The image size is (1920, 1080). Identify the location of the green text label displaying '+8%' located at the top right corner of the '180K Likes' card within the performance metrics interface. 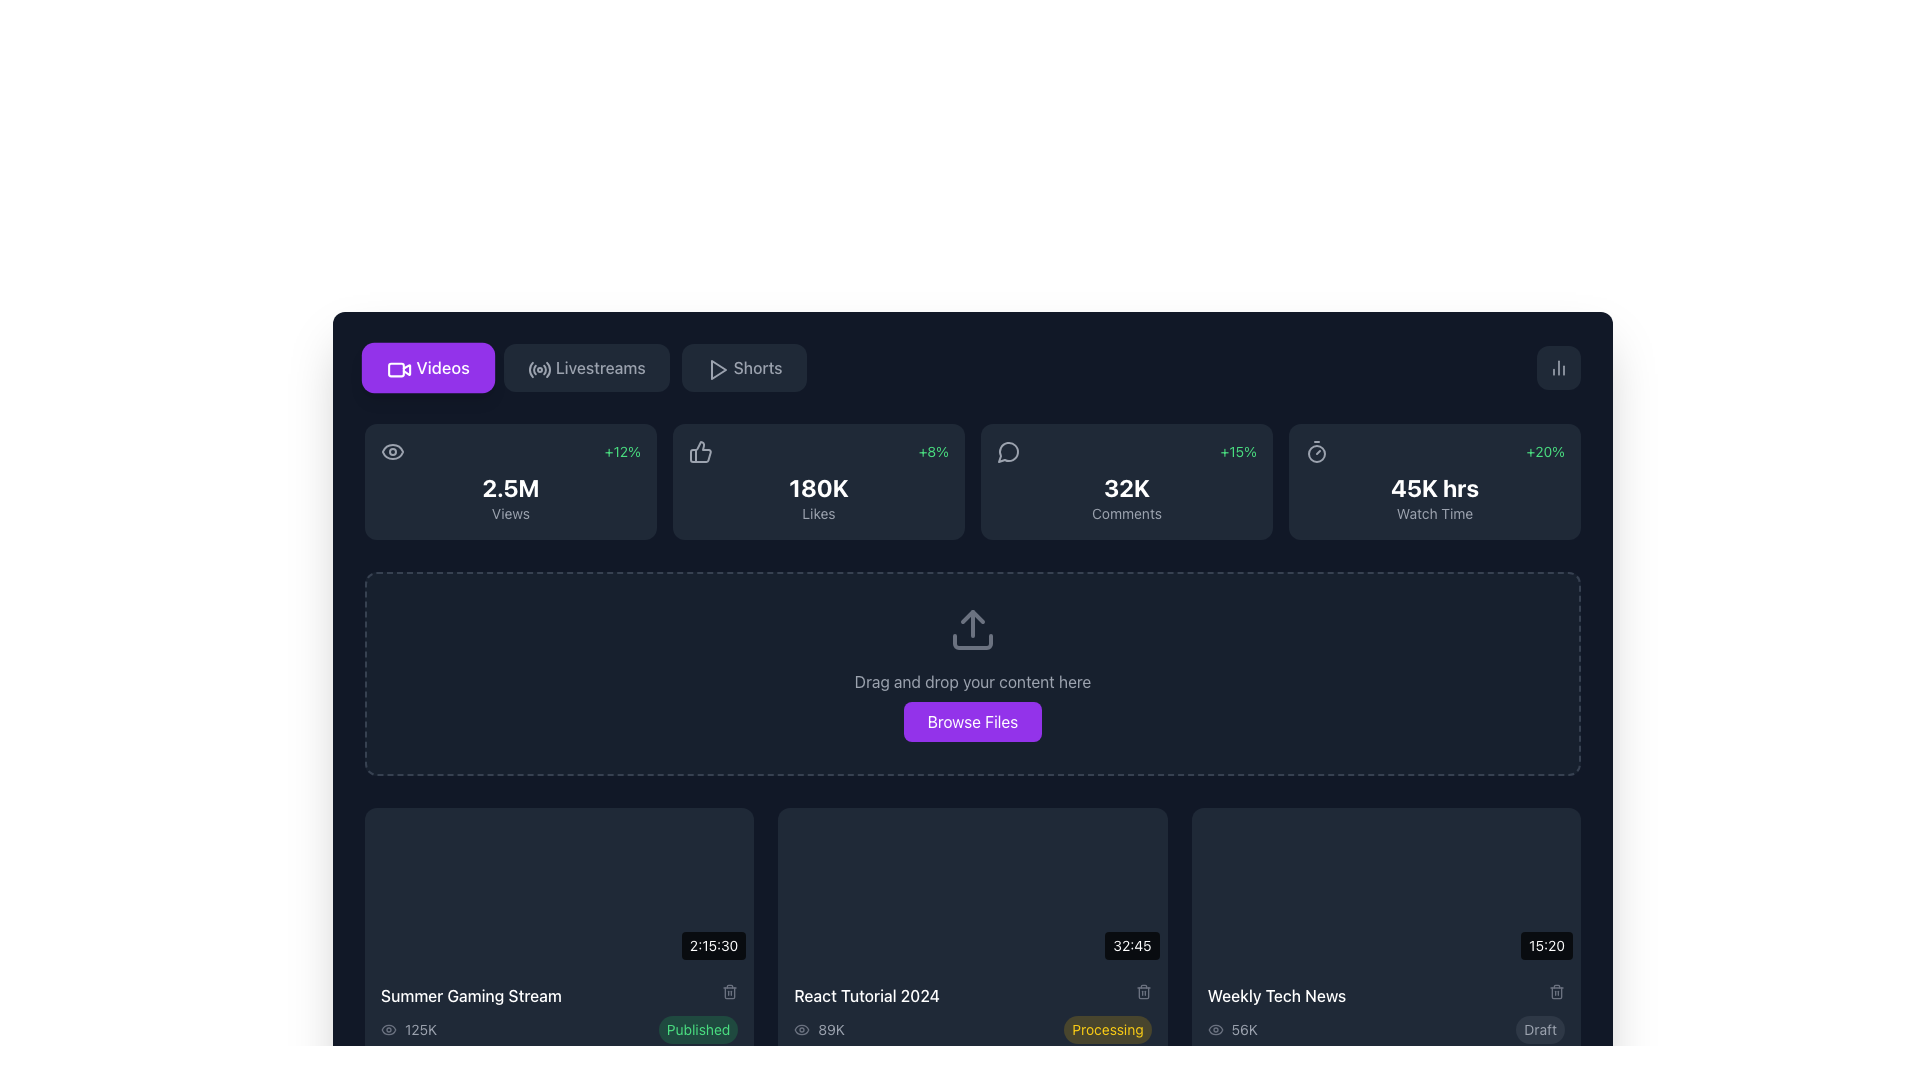
(932, 451).